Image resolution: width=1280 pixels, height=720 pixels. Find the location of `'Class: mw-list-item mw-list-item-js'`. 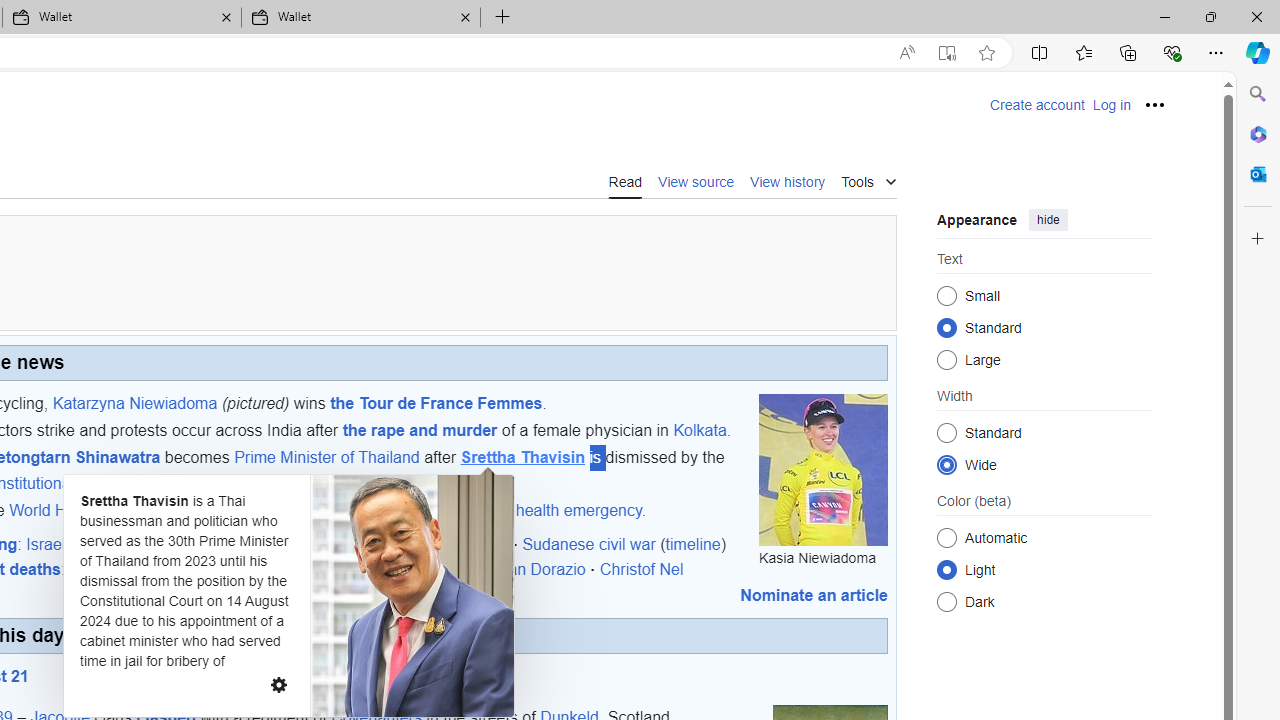

'Class: mw-list-item mw-list-item-js' is located at coordinates (1044, 569).